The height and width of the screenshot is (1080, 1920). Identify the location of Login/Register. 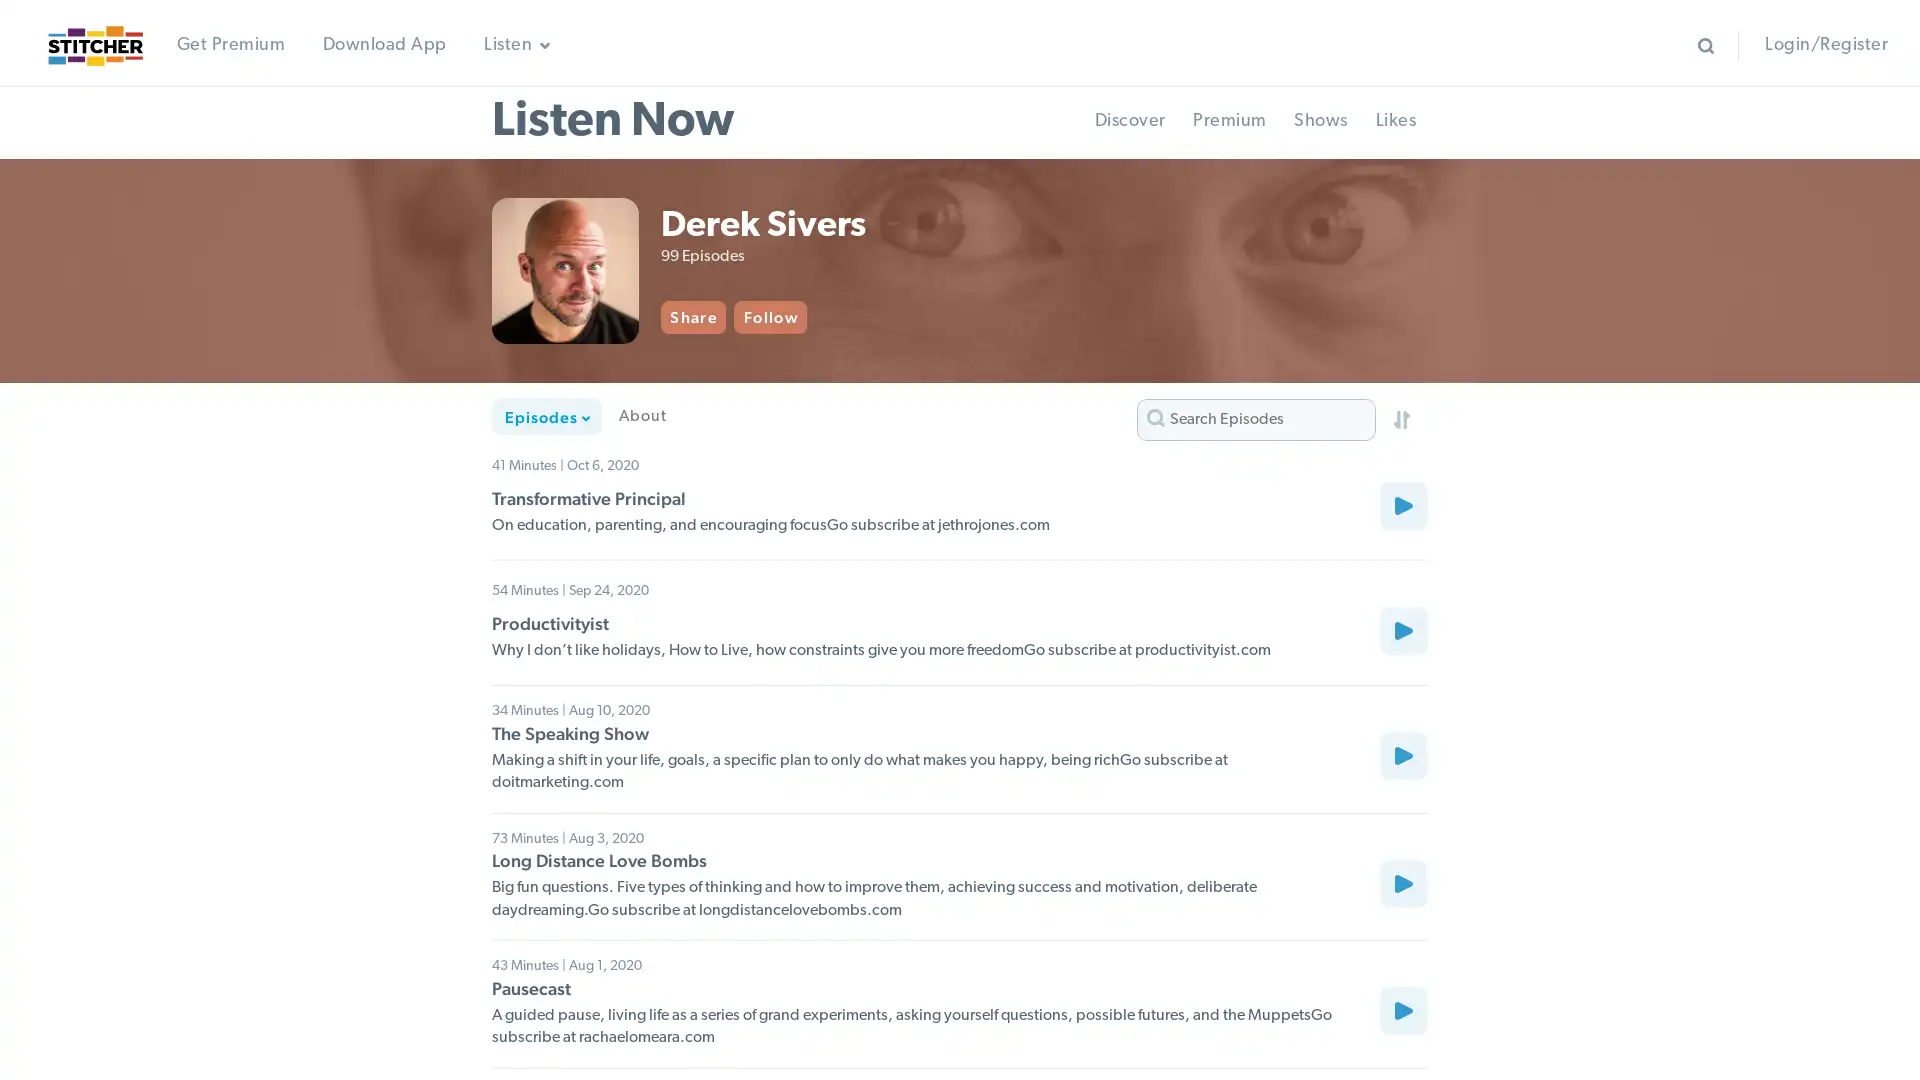
(1825, 45).